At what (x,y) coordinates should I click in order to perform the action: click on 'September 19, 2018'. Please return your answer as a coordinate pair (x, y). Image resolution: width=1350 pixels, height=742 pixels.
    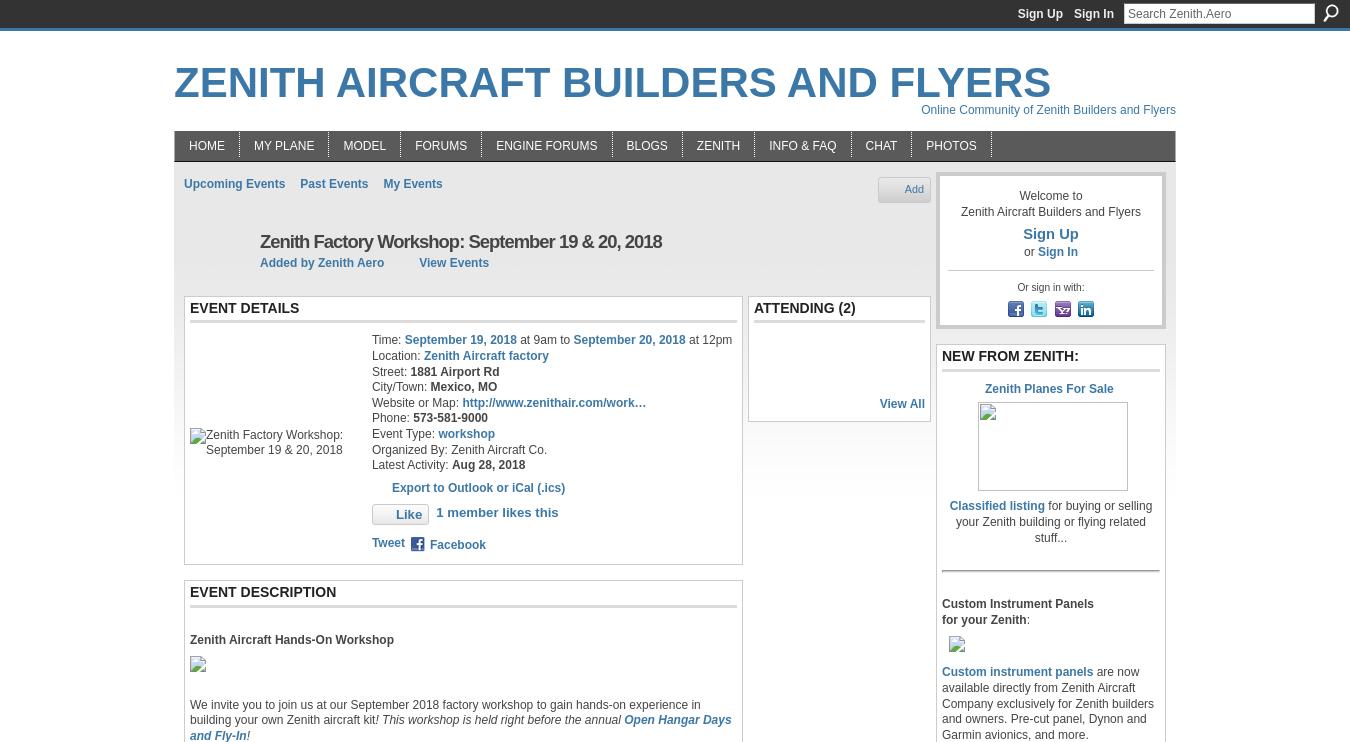
    Looking at the image, I should click on (458, 338).